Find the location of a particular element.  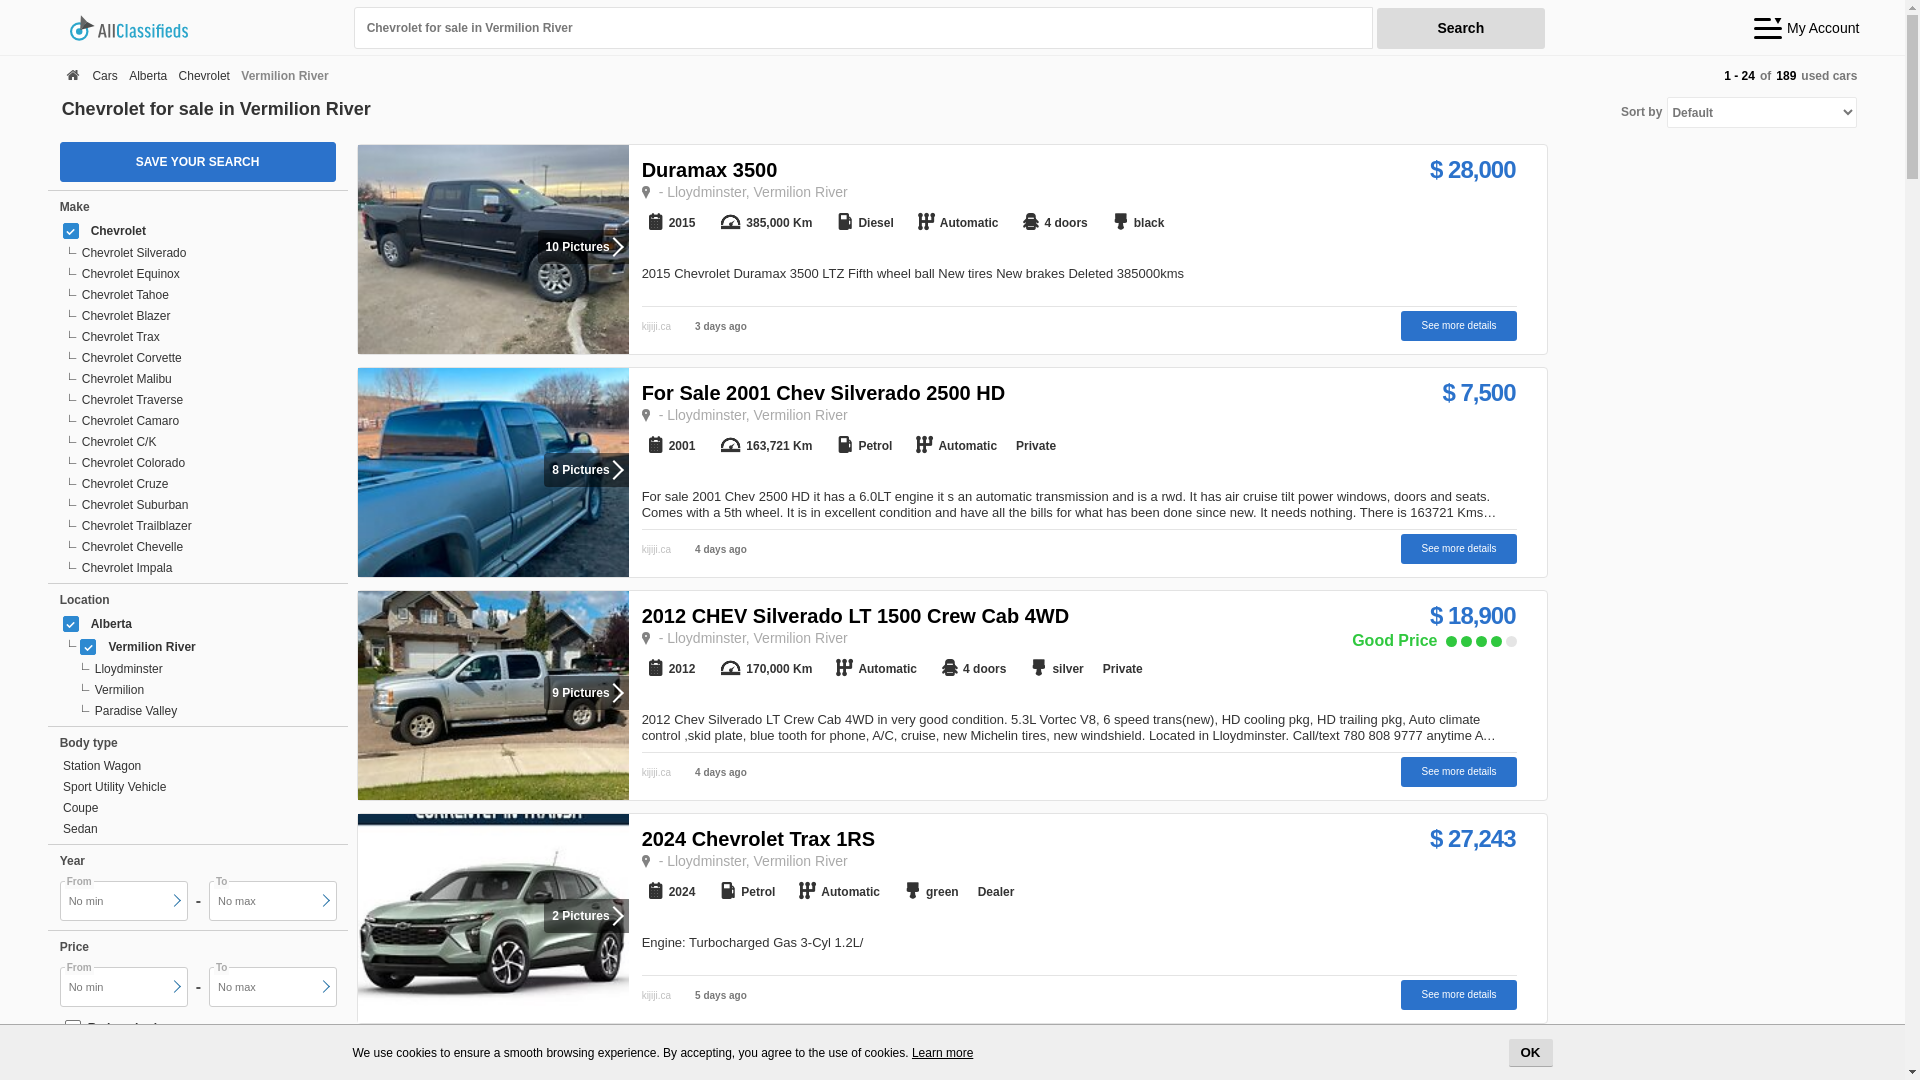

'allclassifieds.ca' is located at coordinates (204, 27).